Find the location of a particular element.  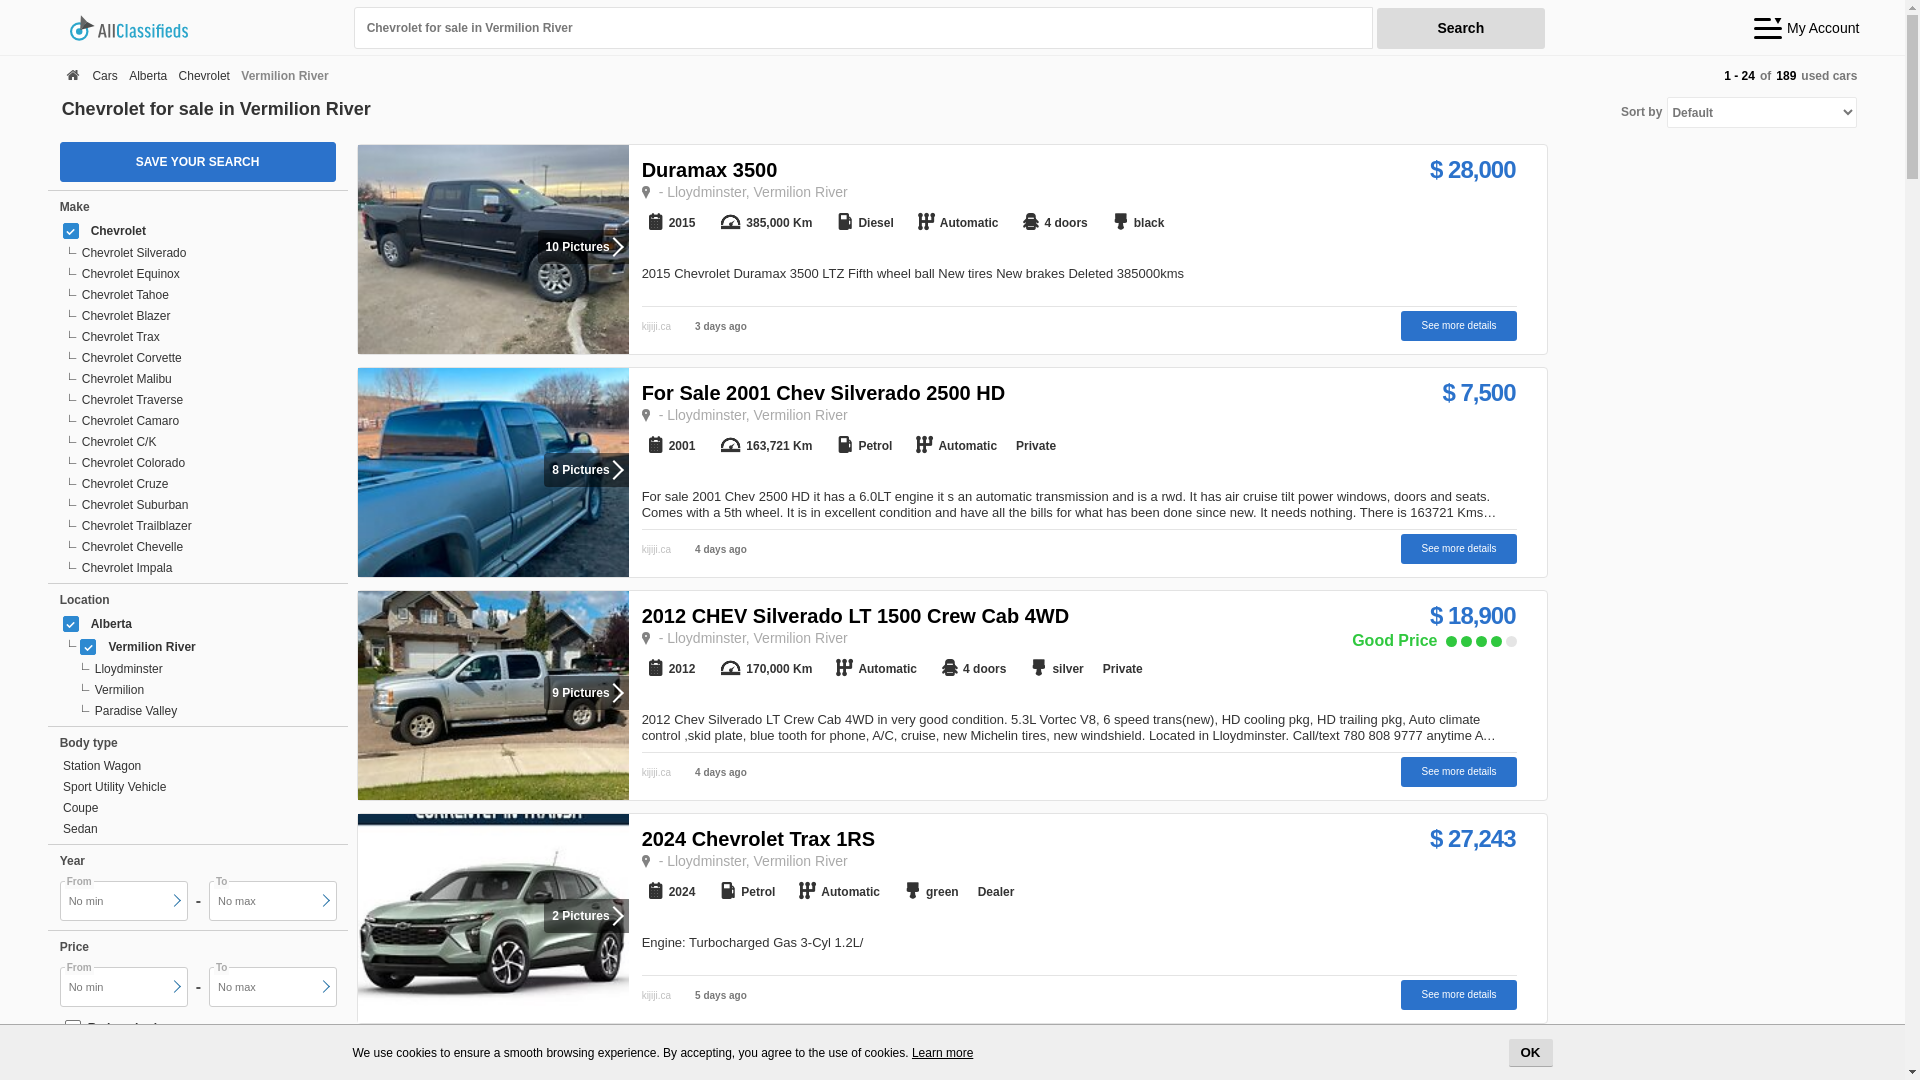

'allclassifieds.ca' is located at coordinates (204, 27).